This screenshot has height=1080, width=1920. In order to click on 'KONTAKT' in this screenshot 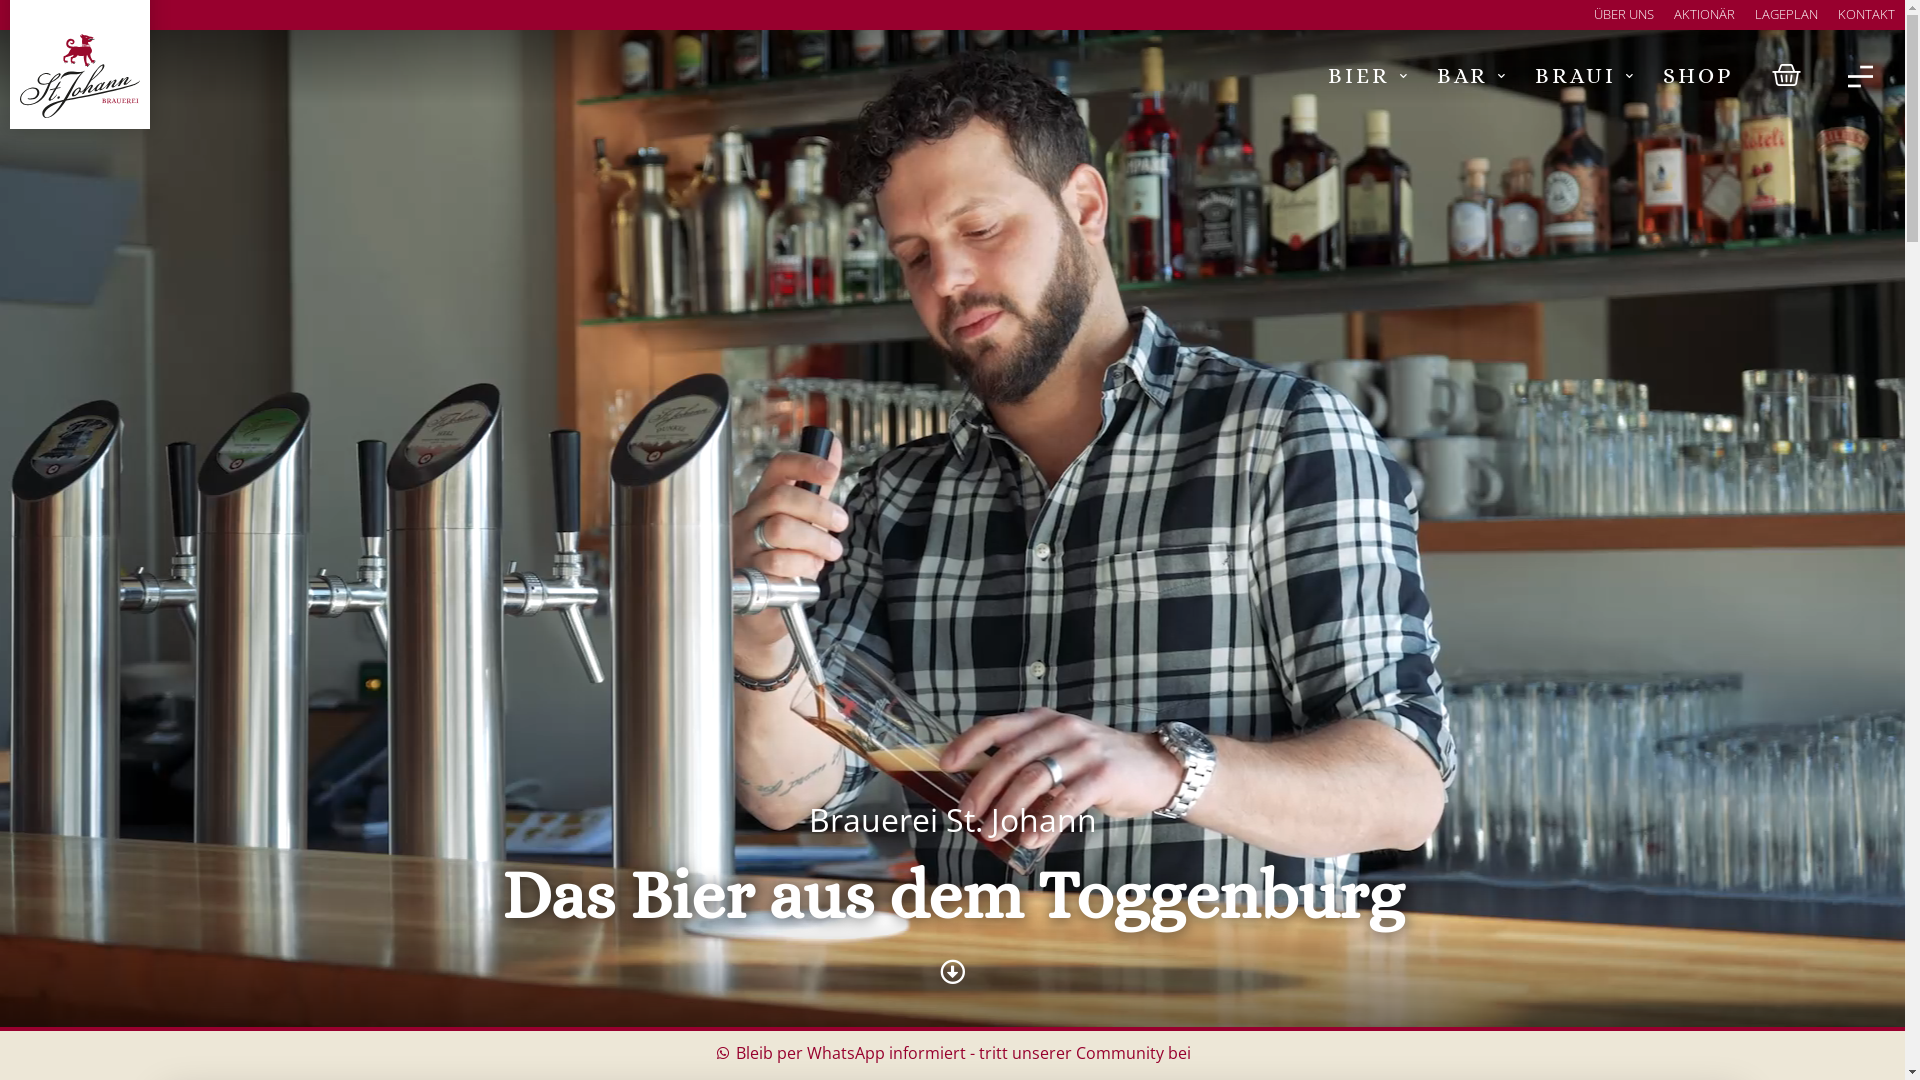, I will do `click(1865, 15)`.